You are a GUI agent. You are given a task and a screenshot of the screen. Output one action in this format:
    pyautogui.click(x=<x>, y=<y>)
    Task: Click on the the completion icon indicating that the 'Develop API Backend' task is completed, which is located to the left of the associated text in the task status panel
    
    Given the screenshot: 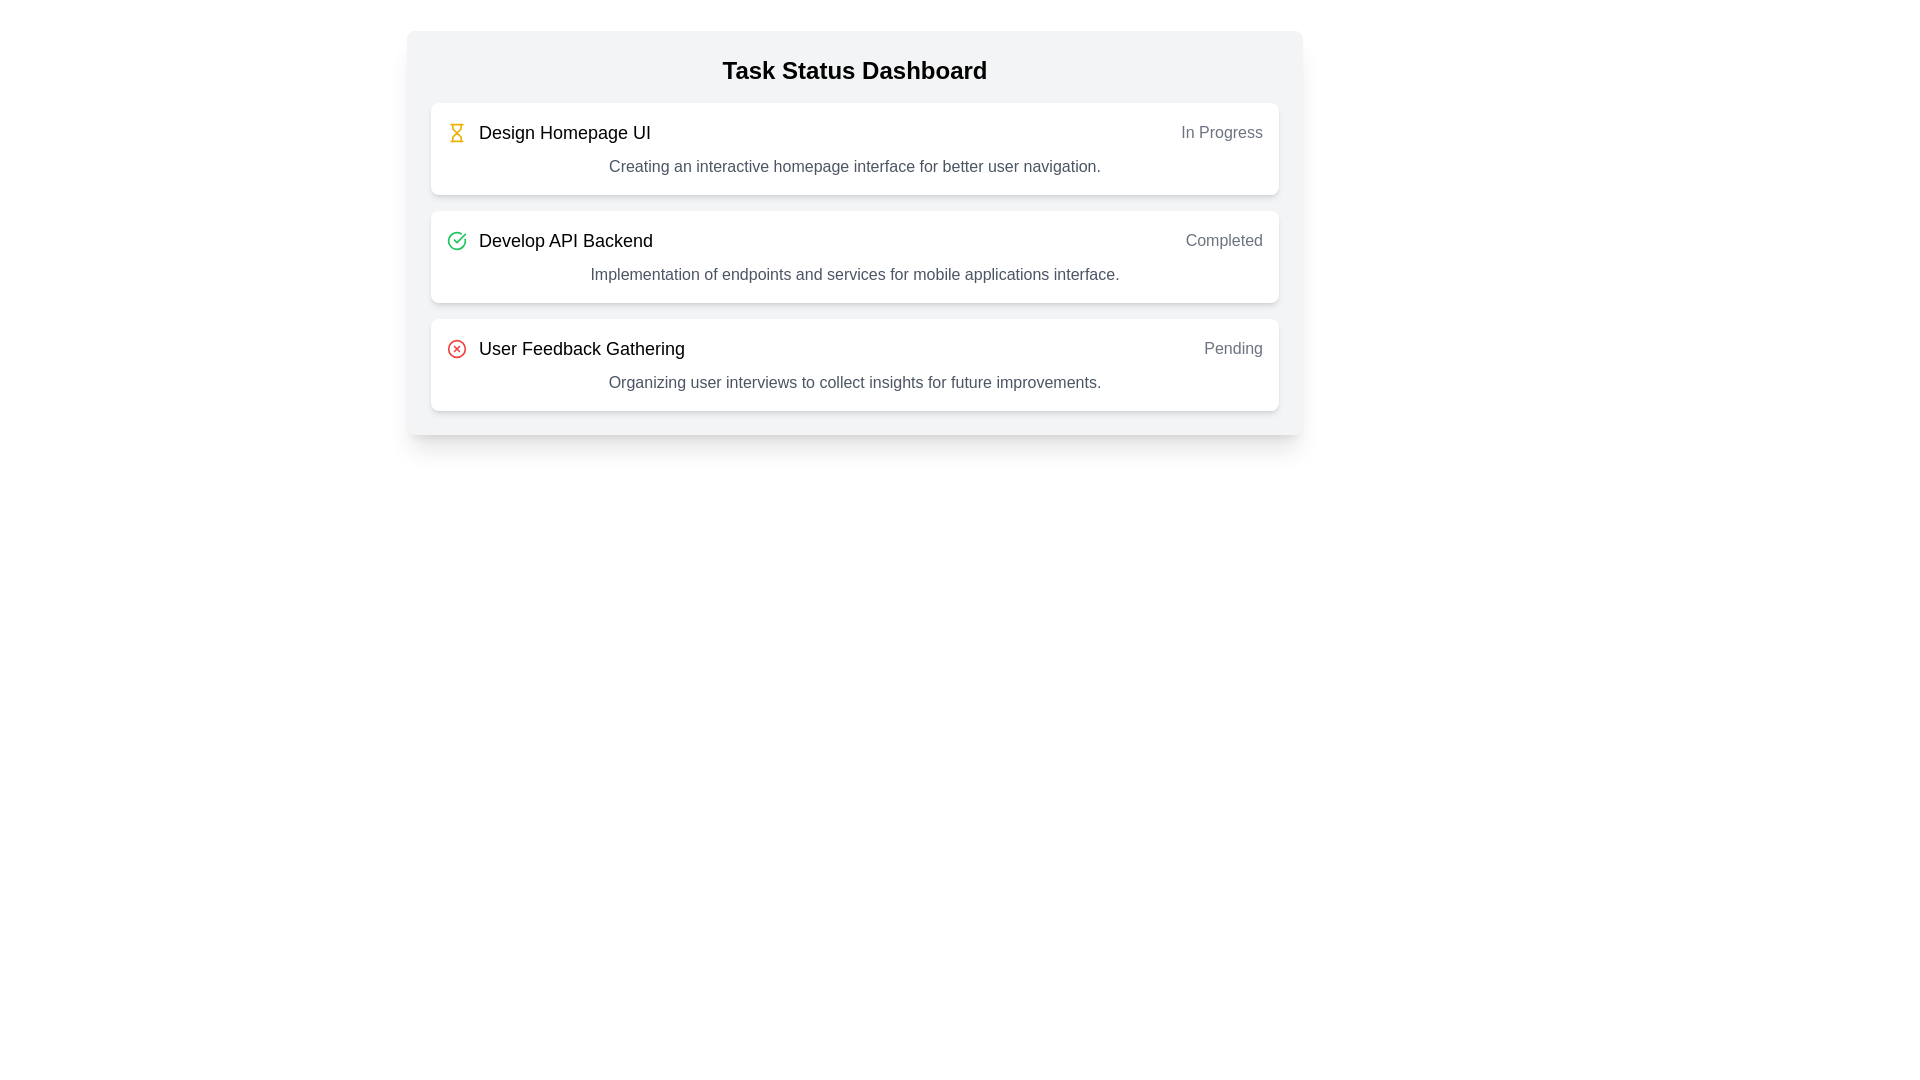 What is the action you would take?
    pyautogui.click(x=455, y=239)
    